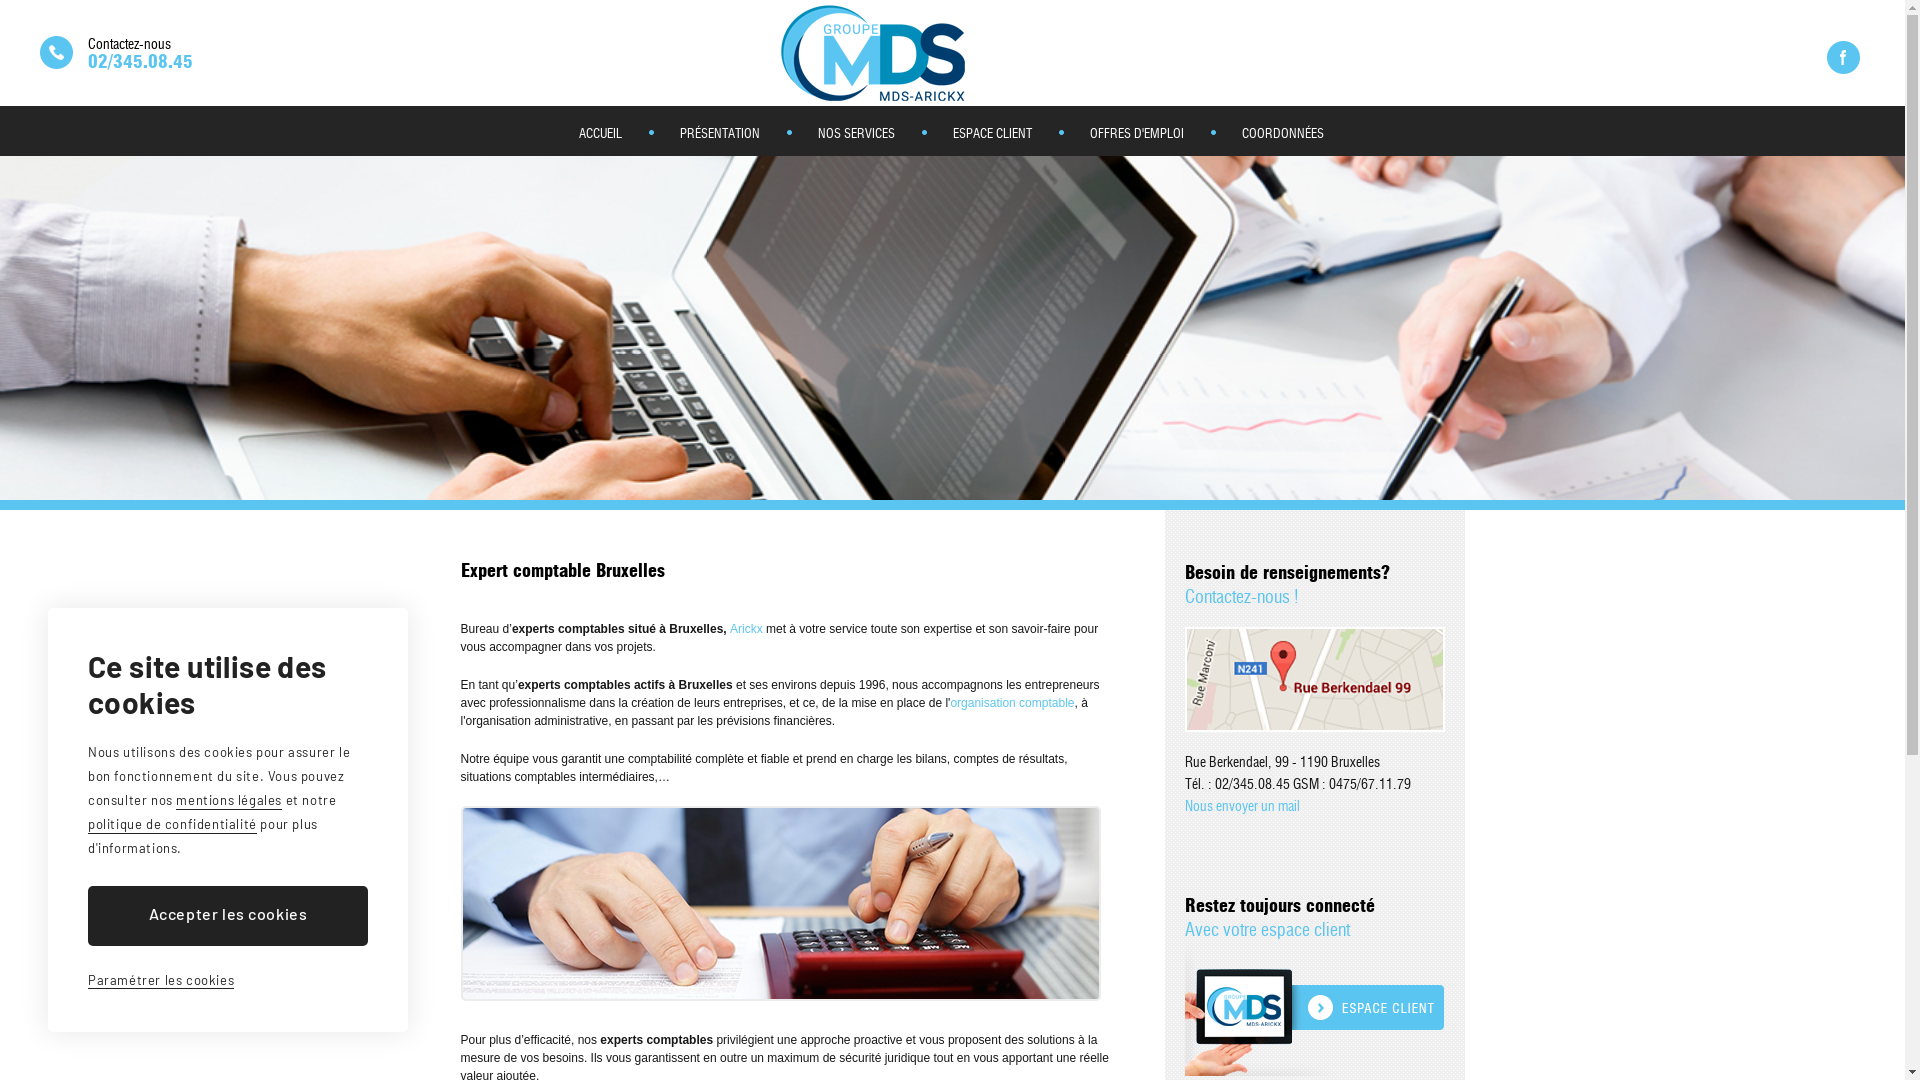 The width and height of the screenshot is (1920, 1080). What do you see at coordinates (1012, 701) in the screenshot?
I see `'organisation comptable'` at bounding box center [1012, 701].